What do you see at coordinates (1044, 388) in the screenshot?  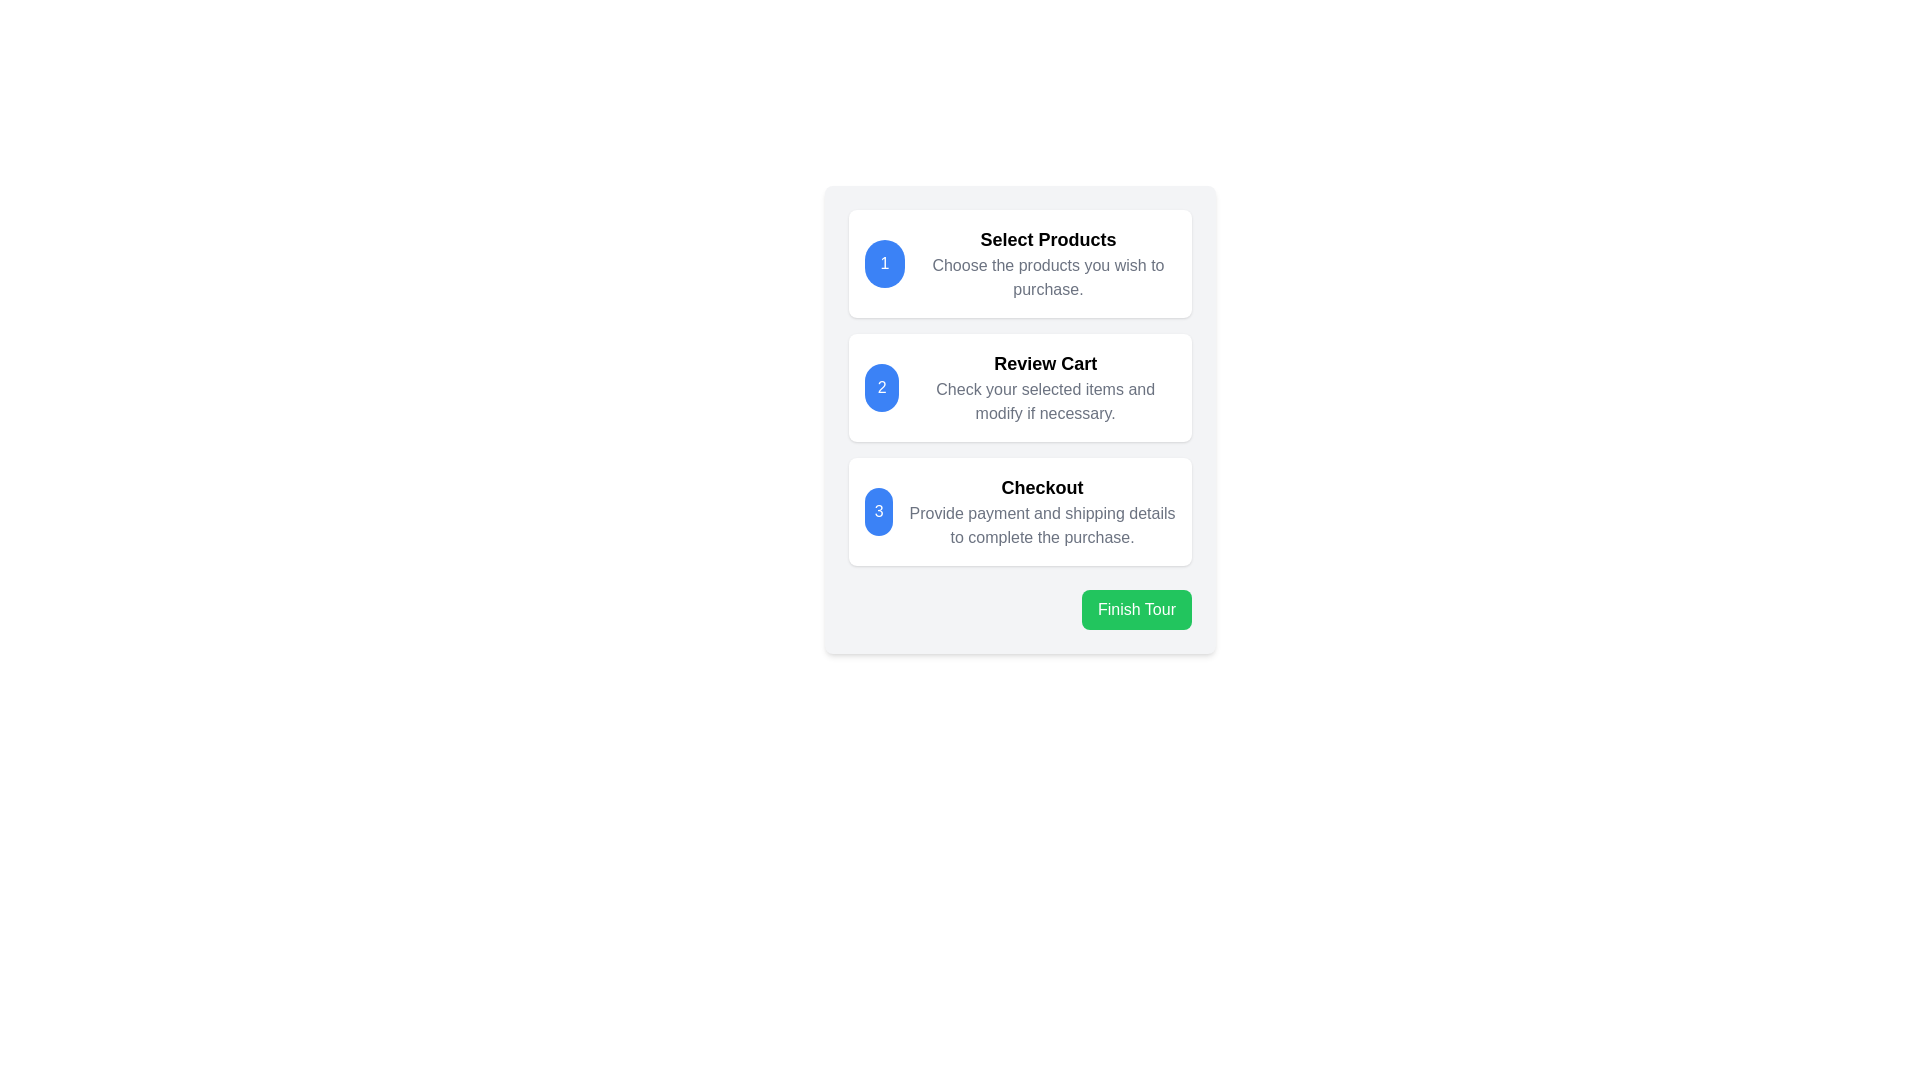 I see `the 'Review Cart' descriptive text block, which features a bold title and smaller gray text, located between 'Select Products' and 'Checkout' sections` at bounding box center [1044, 388].